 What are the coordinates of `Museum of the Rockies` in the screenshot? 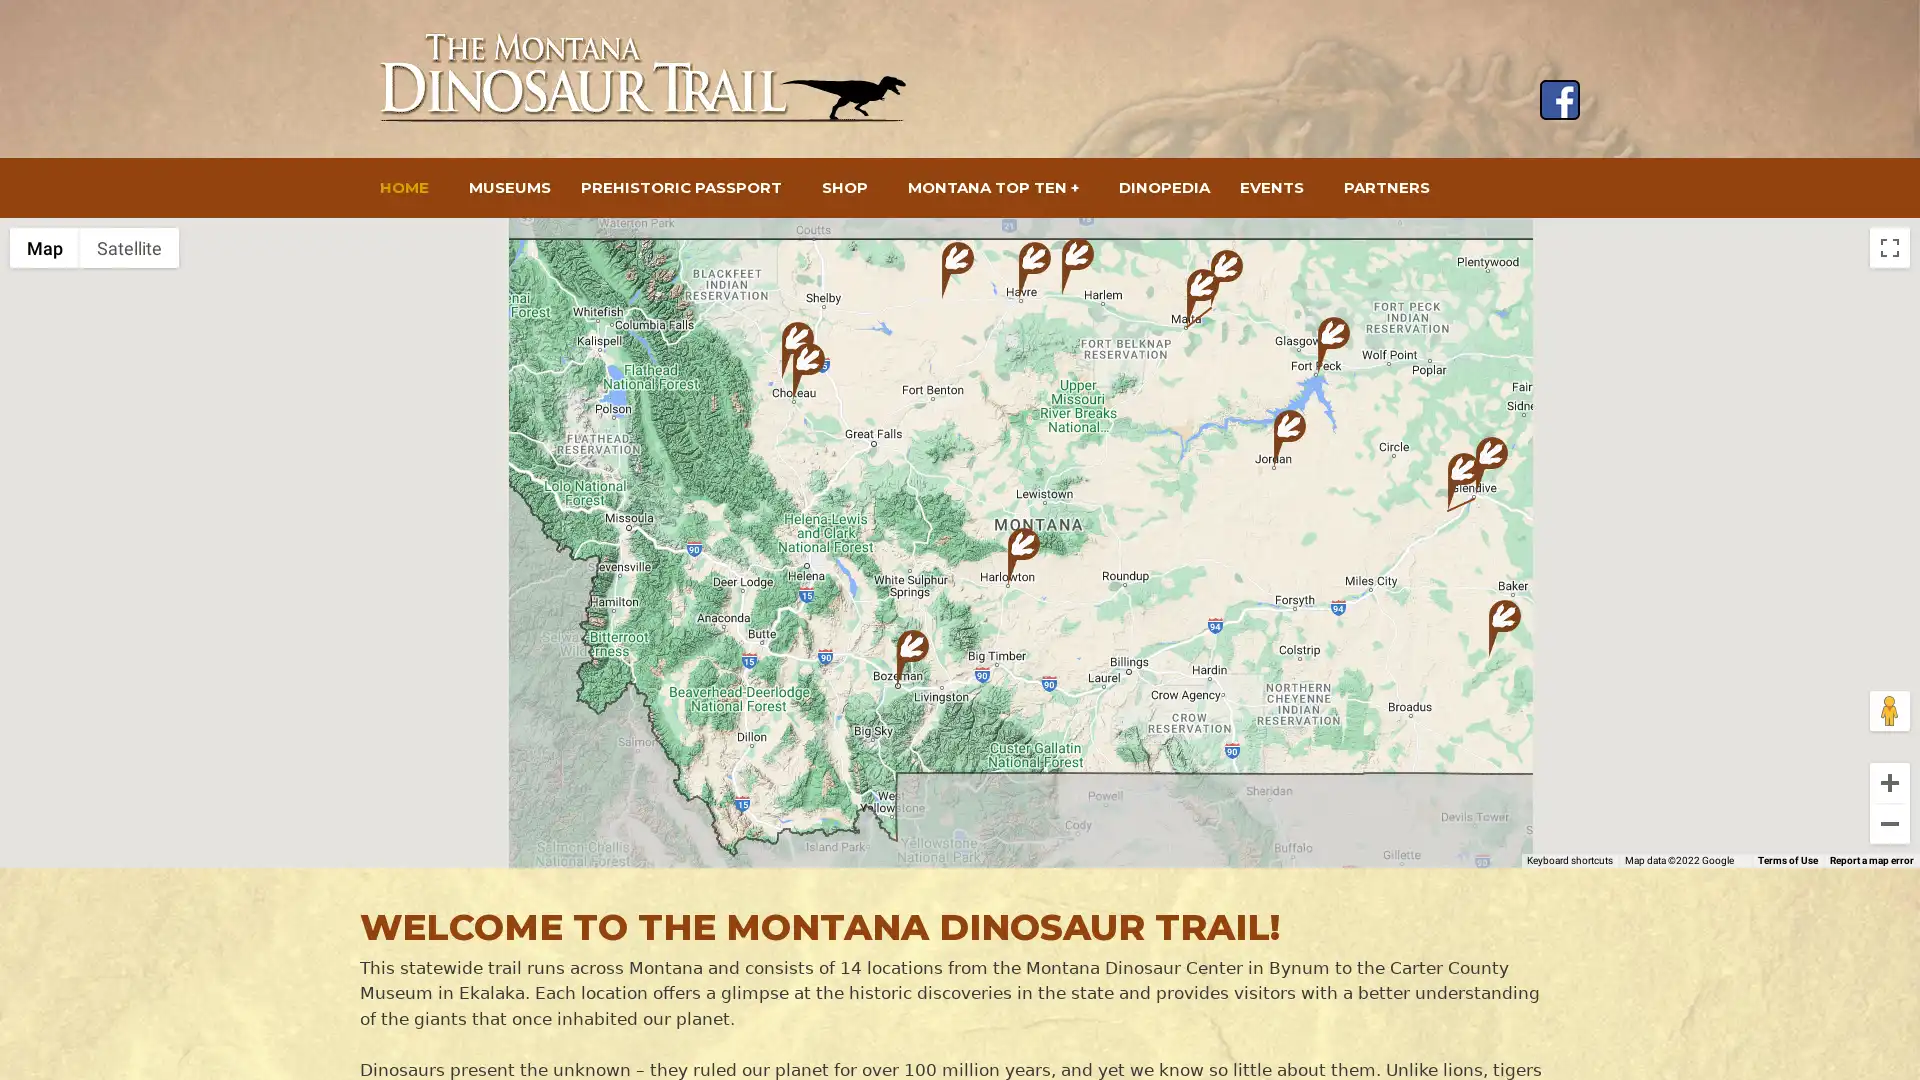 It's located at (911, 658).